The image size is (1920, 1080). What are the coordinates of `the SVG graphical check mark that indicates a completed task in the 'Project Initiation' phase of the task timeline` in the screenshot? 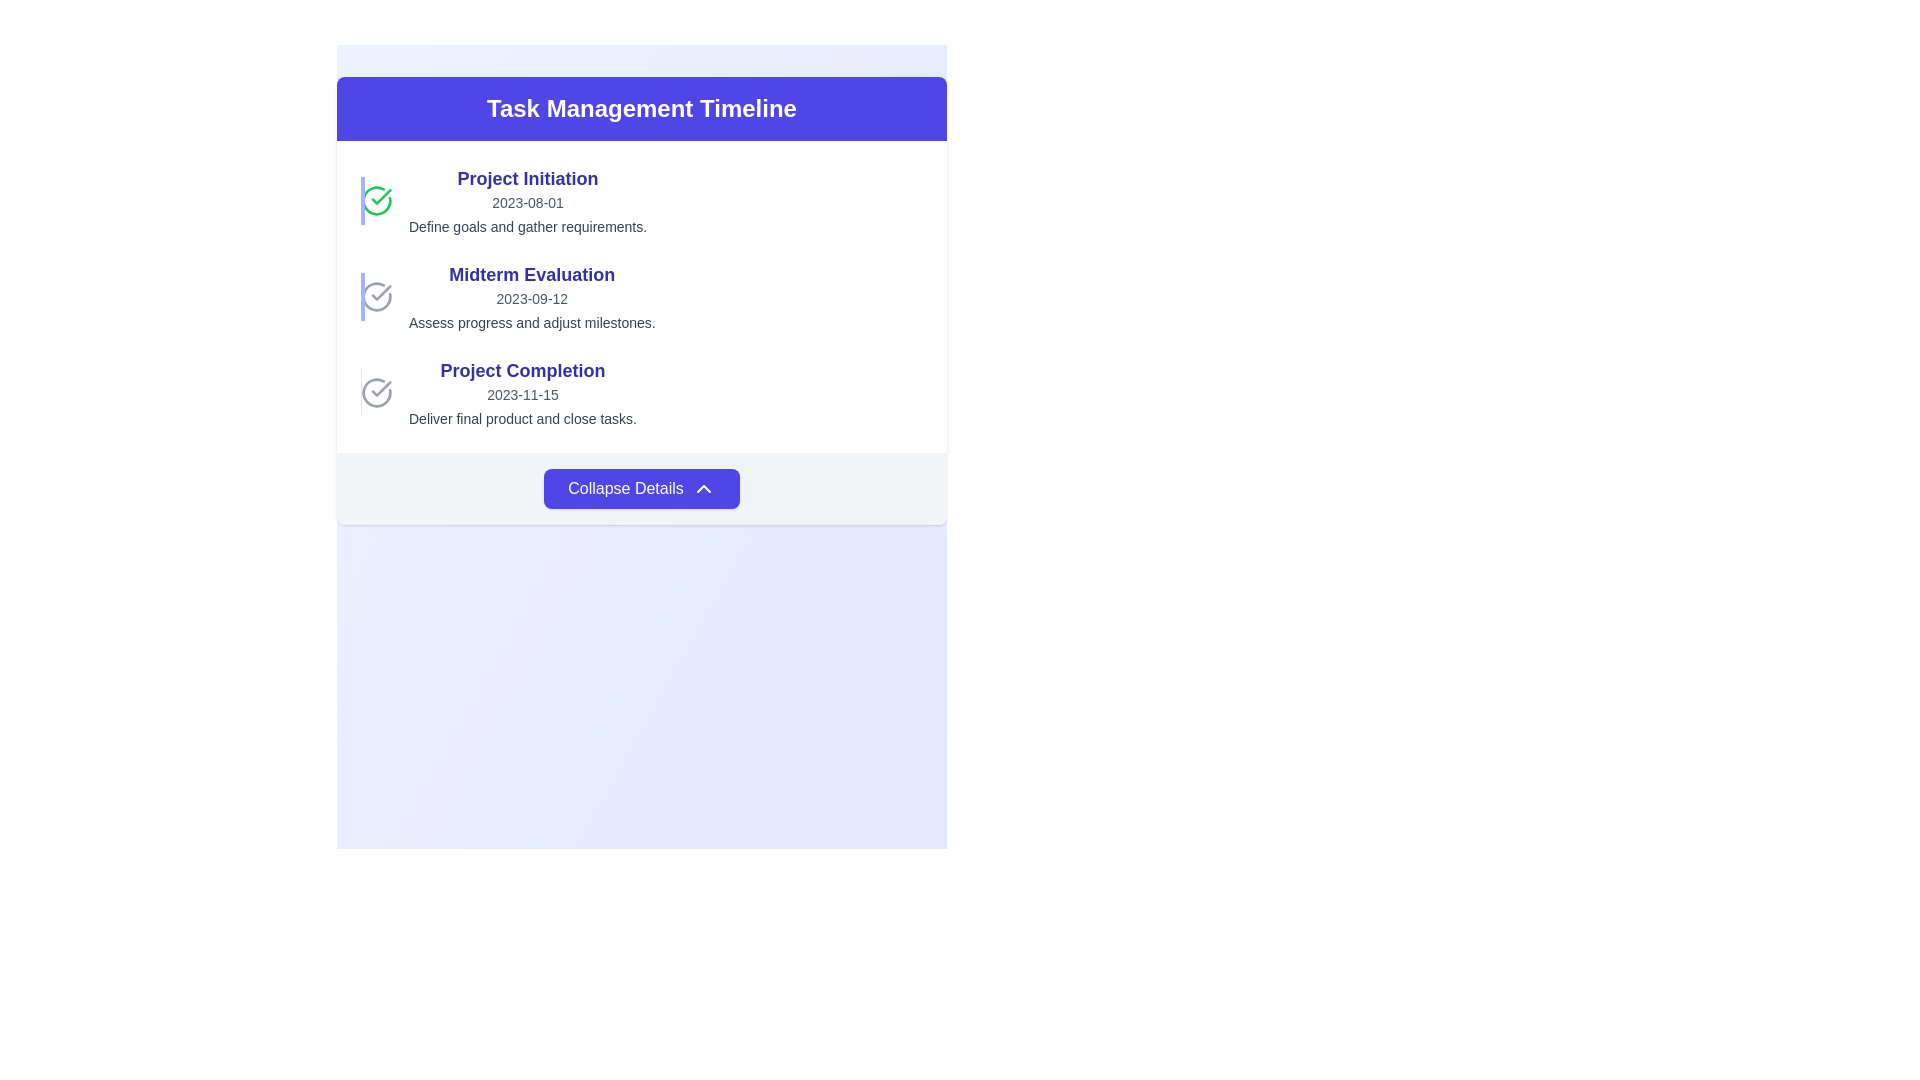 It's located at (381, 293).